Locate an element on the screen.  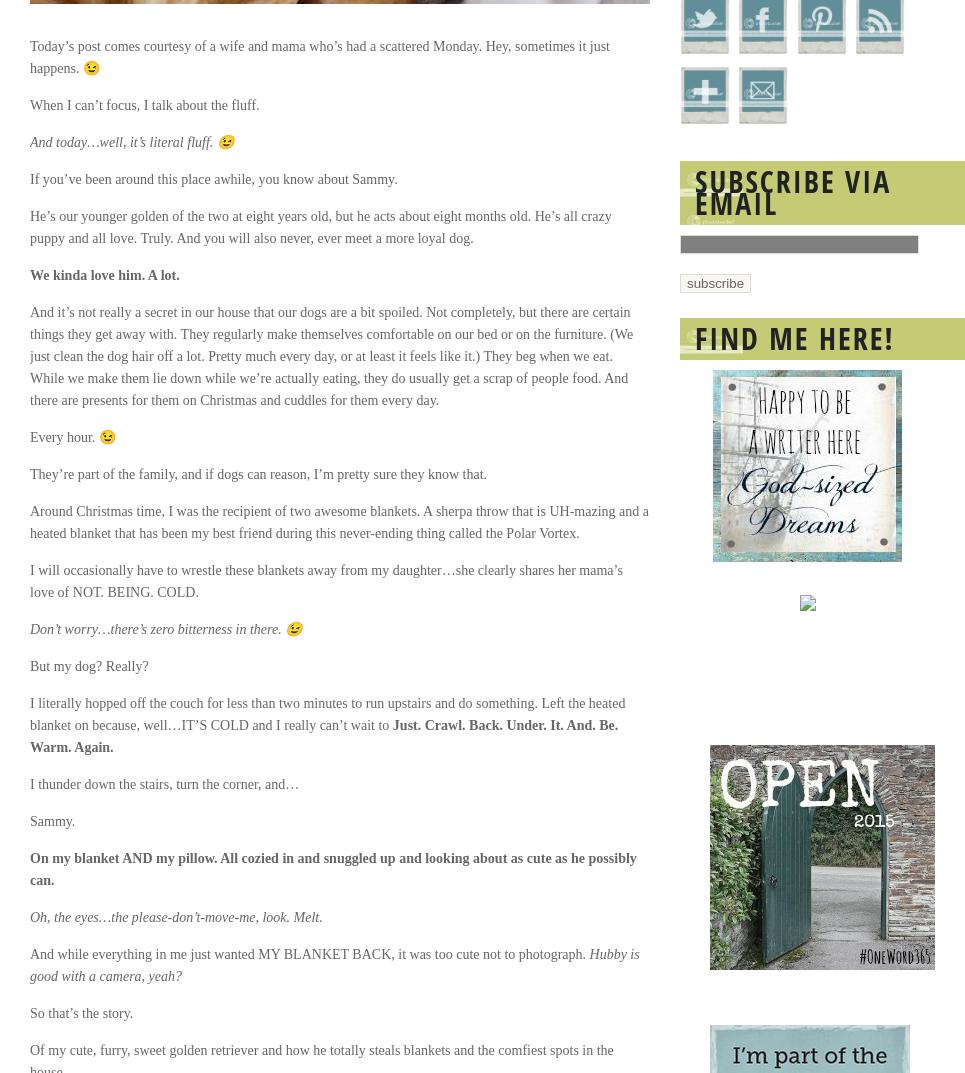
'Today’s post comes courtesy of a wife and mama who’s had a scattered Monday. Hey, sometimes it just happens. 😉' is located at coordinates (318, 56).